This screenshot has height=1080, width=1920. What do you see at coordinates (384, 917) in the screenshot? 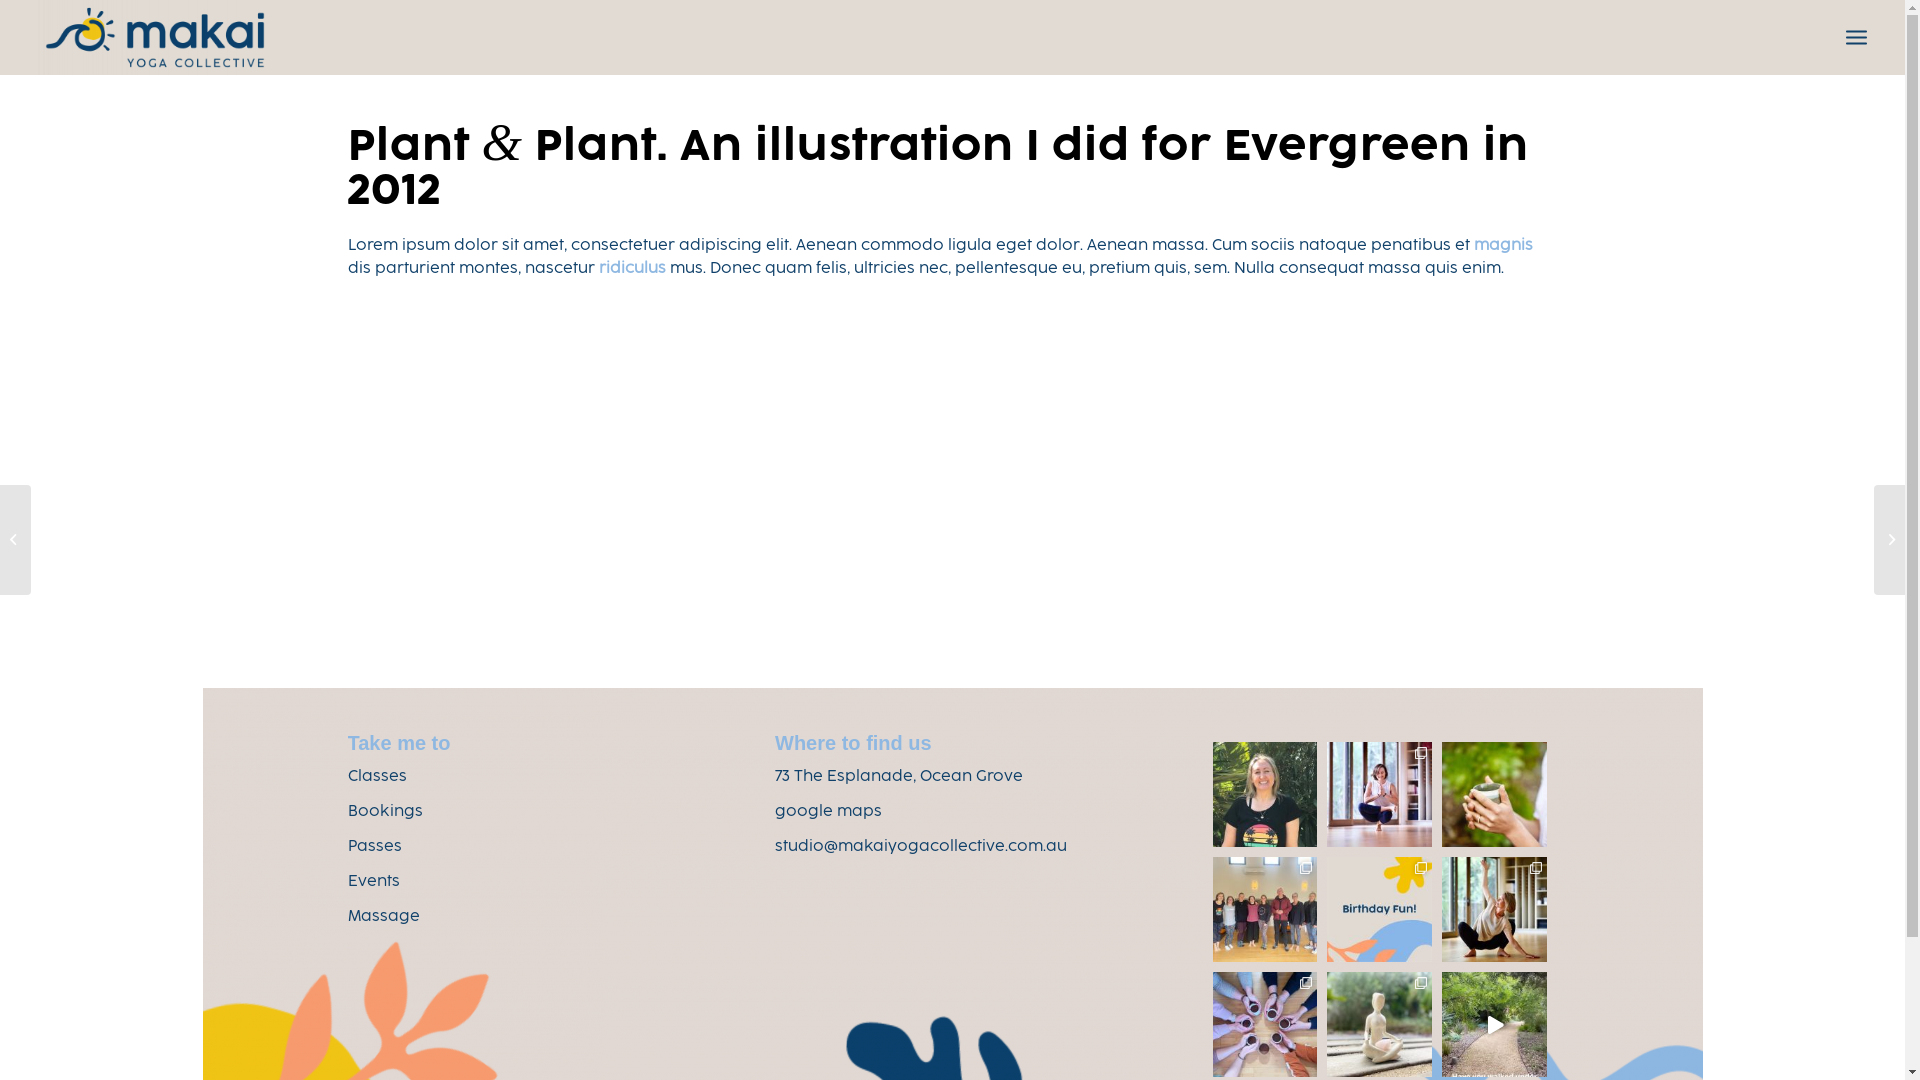
I see `'Massage'` at bounding box center [384, 917].